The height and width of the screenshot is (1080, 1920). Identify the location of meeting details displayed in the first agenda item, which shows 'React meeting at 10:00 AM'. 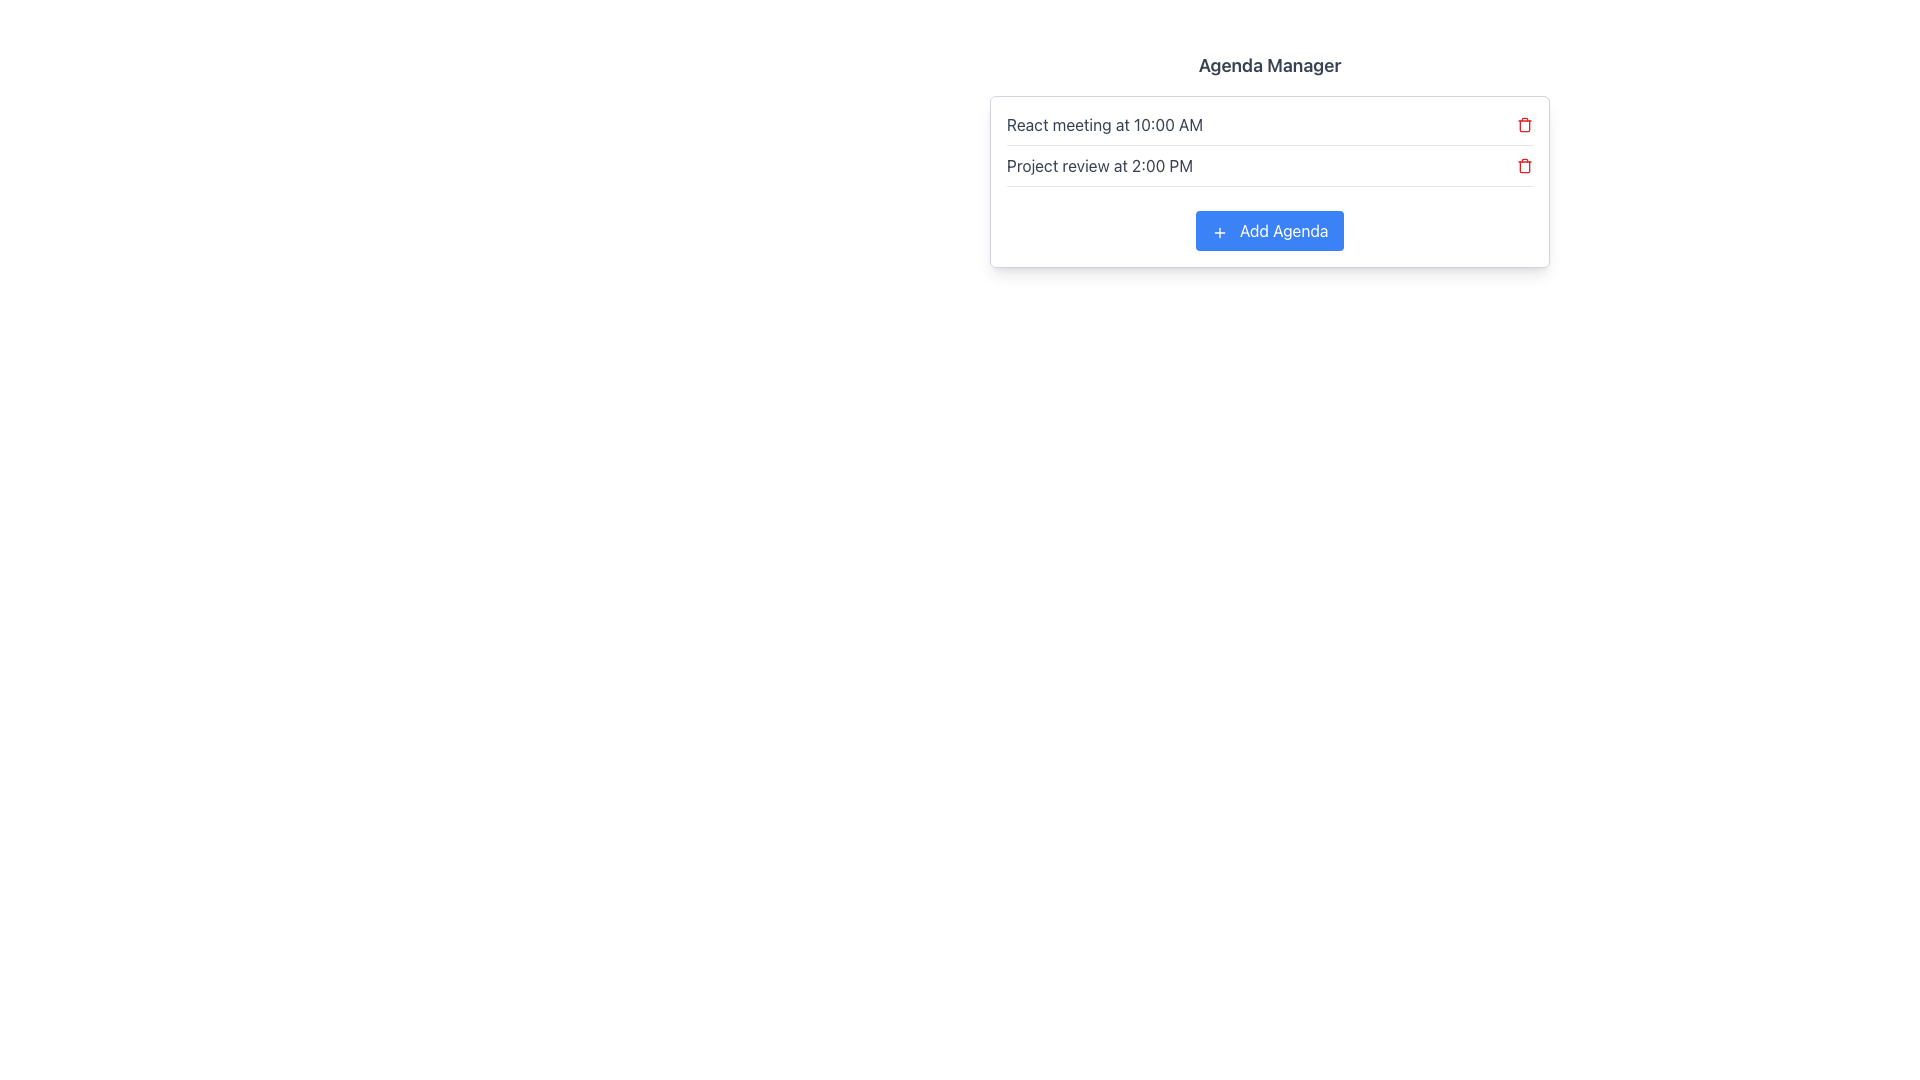
(1269, 129).